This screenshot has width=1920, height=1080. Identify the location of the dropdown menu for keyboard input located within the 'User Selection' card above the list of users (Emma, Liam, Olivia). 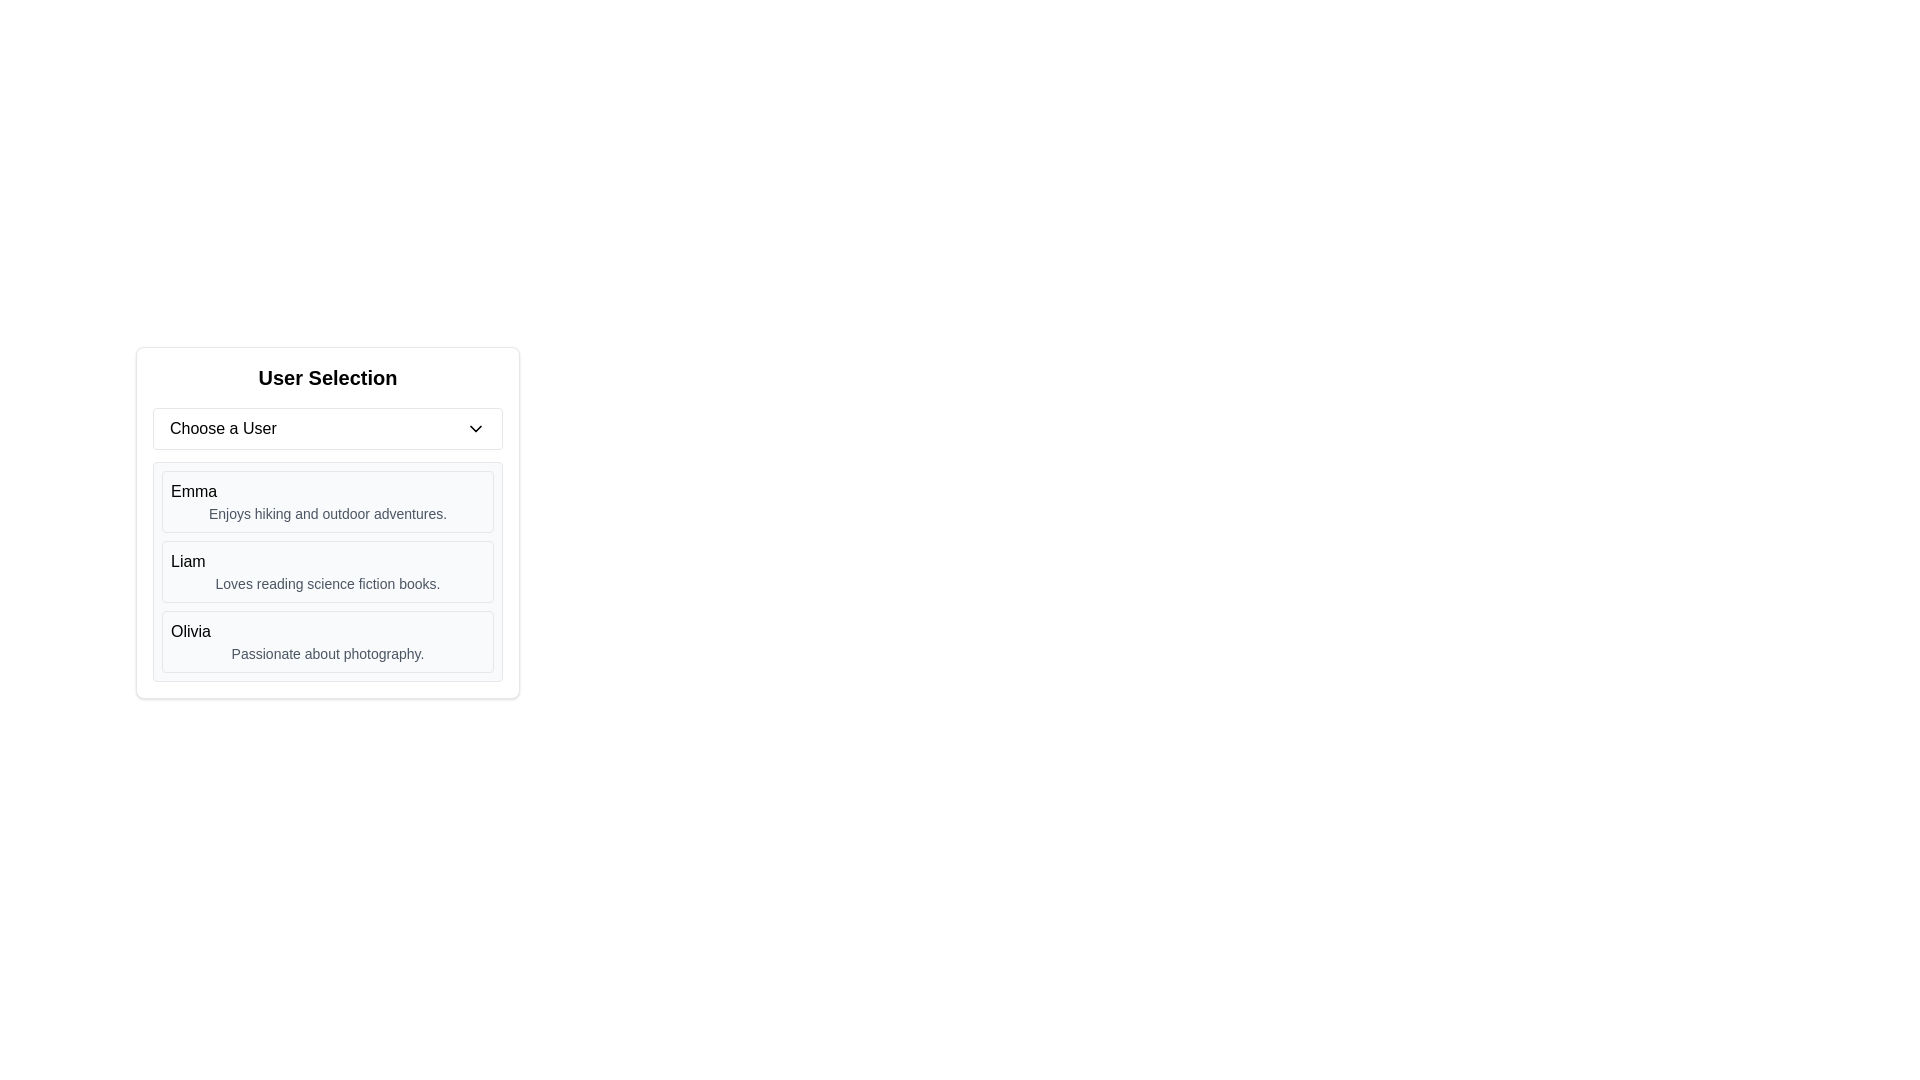
(327, 427).